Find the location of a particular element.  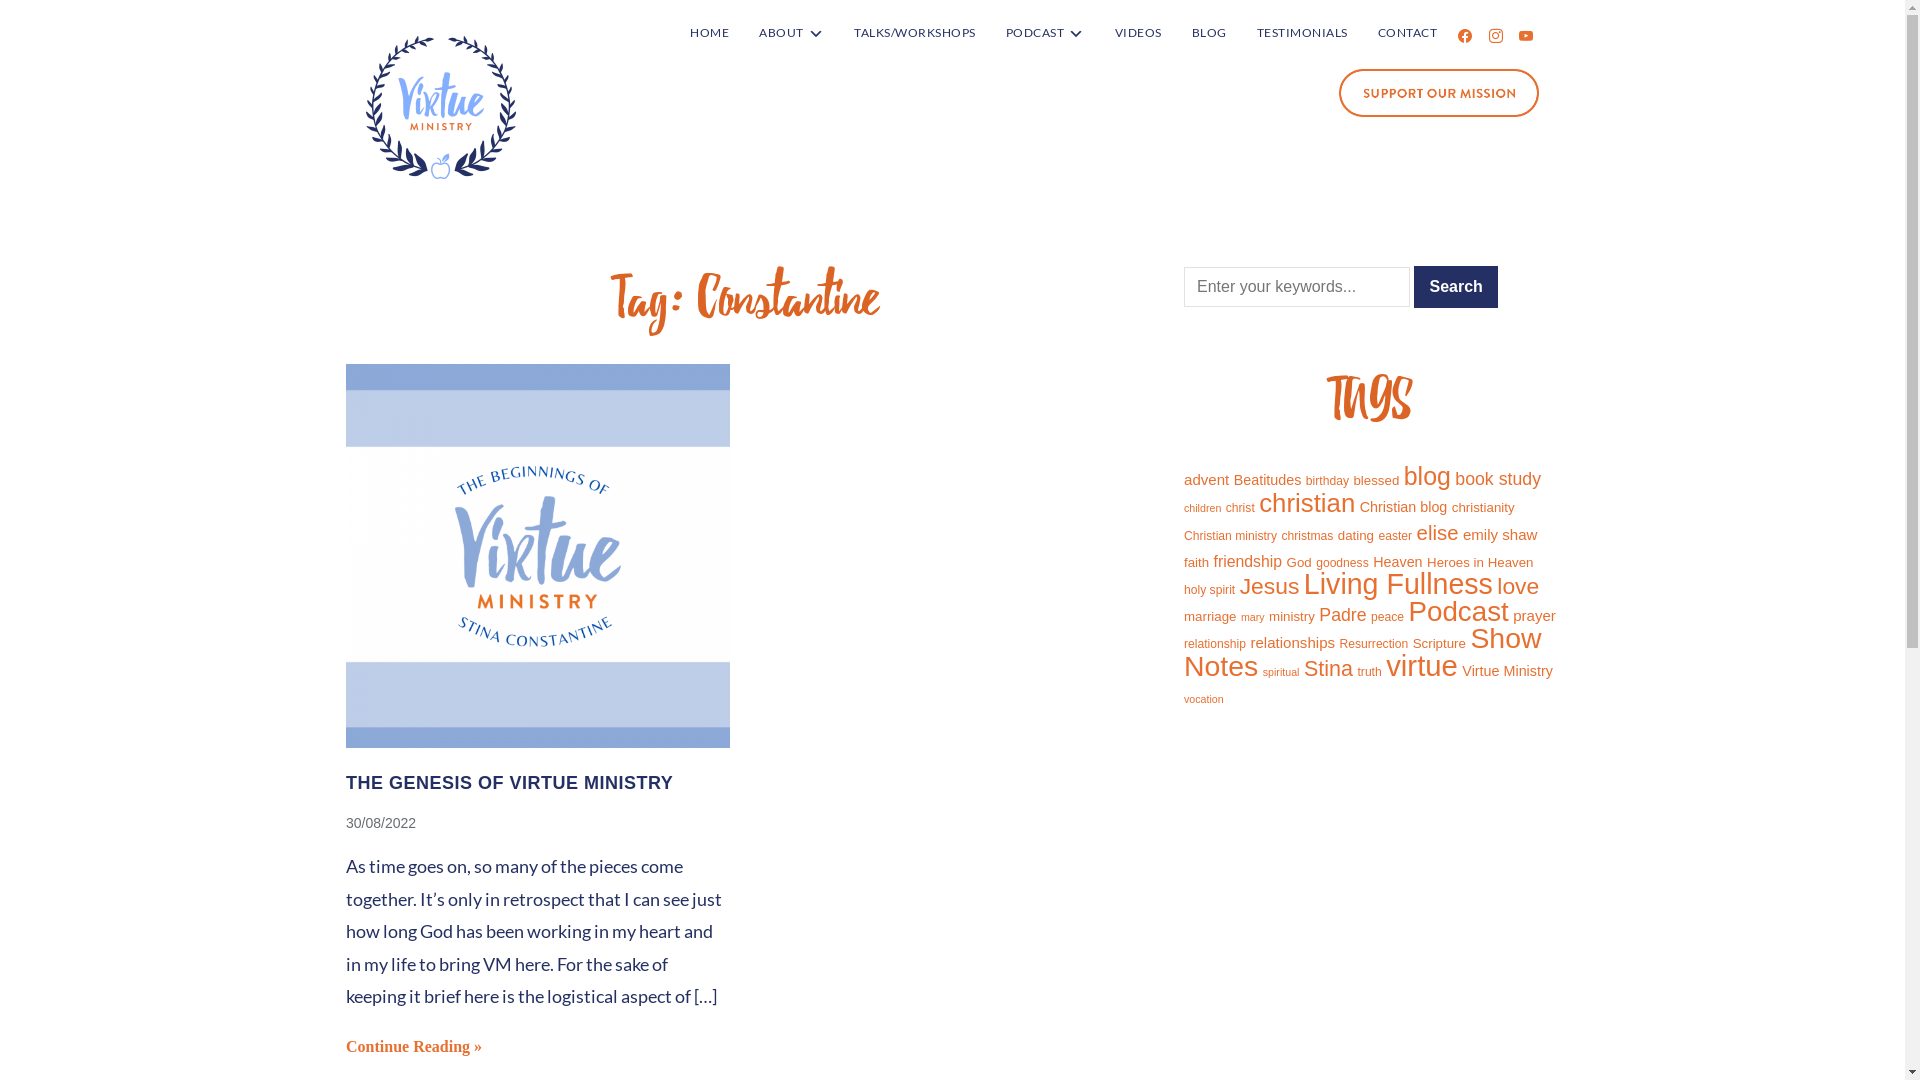

'christian' is located at coordinates (1306, 501).